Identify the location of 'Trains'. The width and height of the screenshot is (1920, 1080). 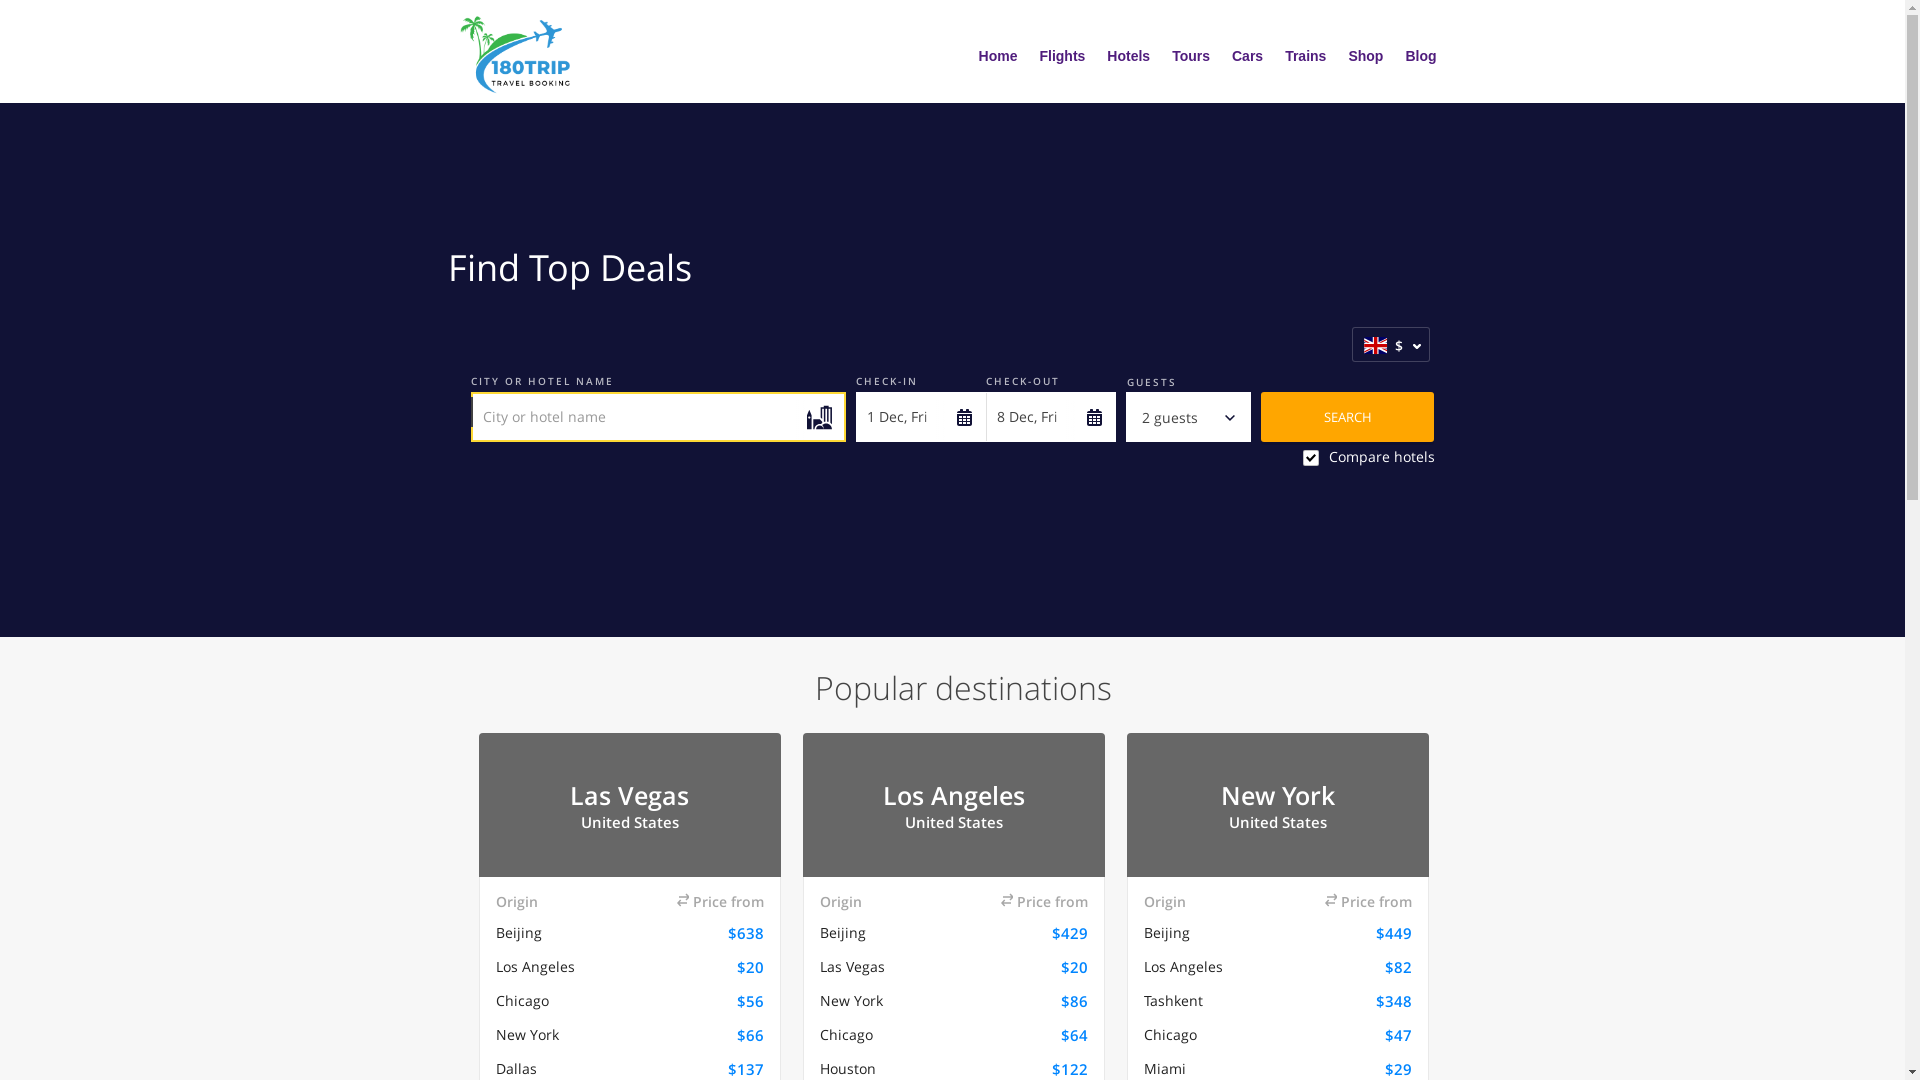
(1305, 56).